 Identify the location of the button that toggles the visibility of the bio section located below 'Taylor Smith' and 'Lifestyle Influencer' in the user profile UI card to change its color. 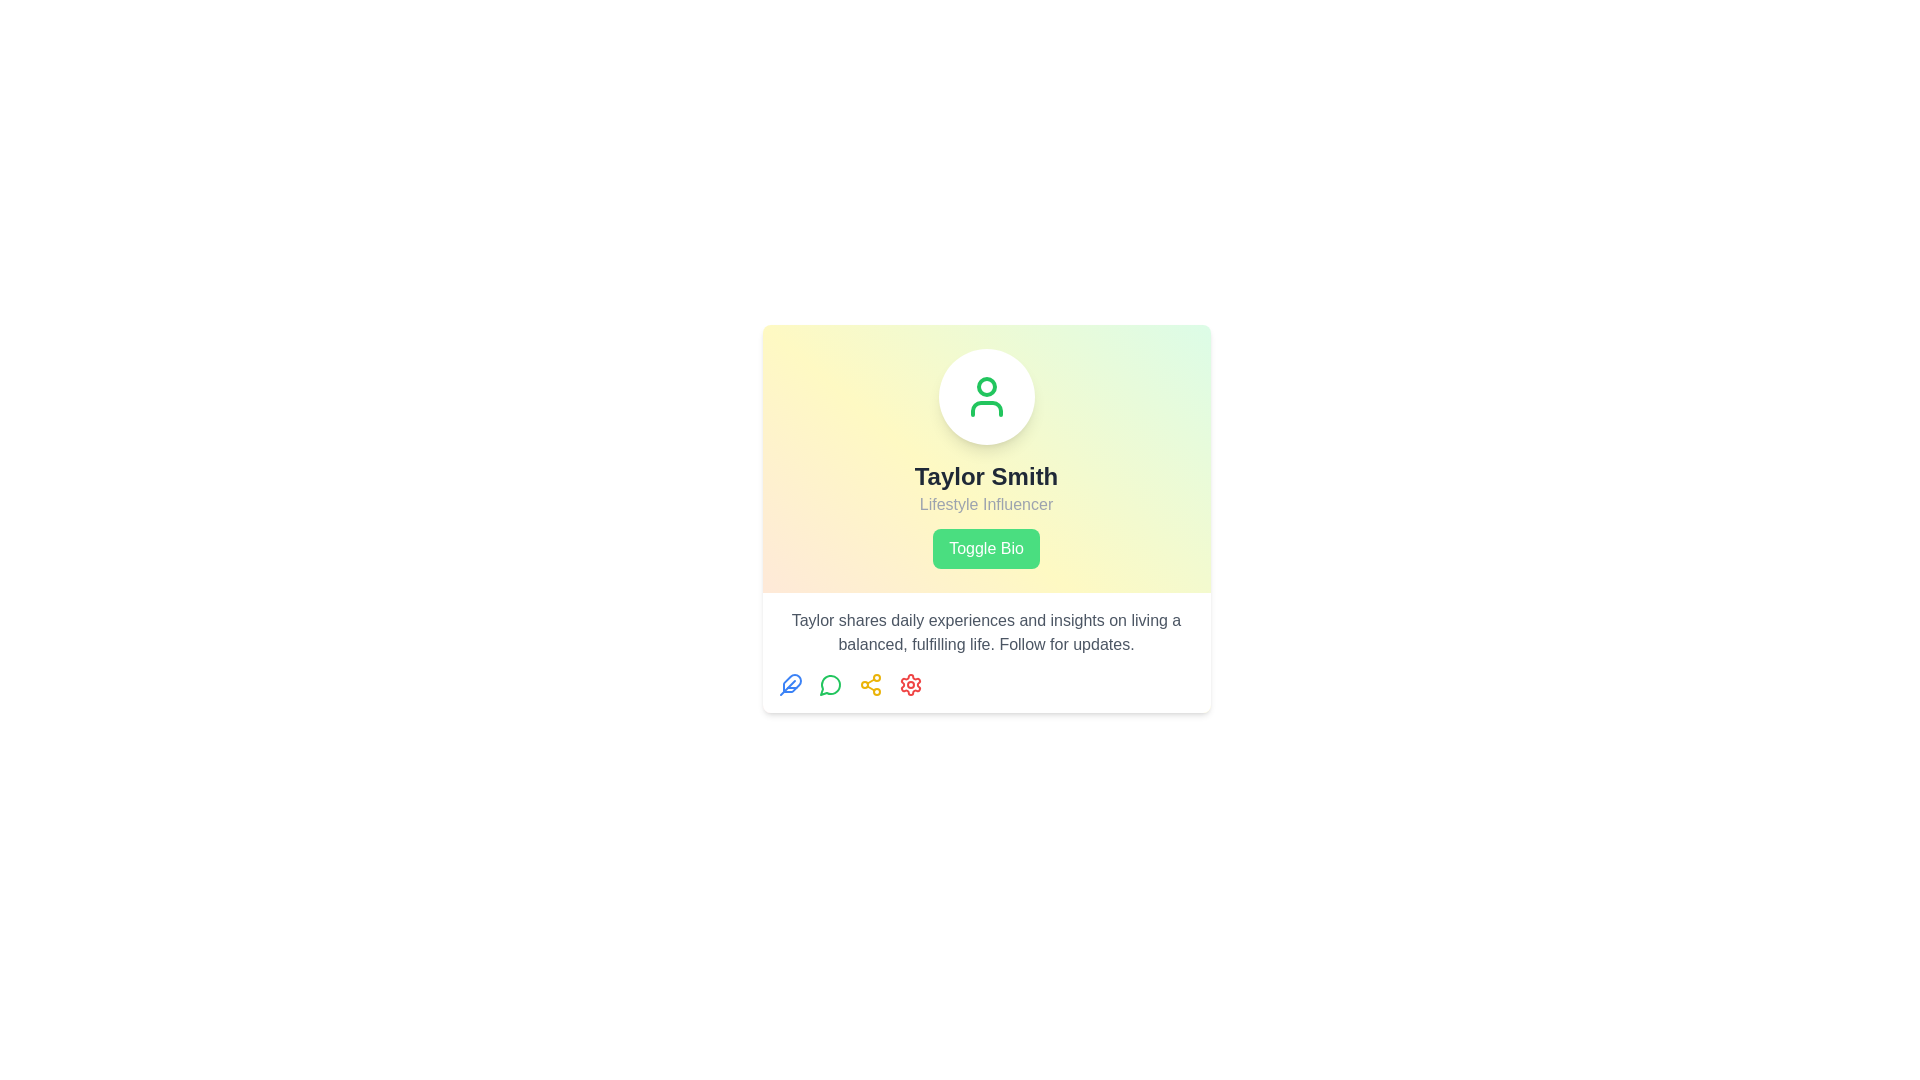
(986, 548).